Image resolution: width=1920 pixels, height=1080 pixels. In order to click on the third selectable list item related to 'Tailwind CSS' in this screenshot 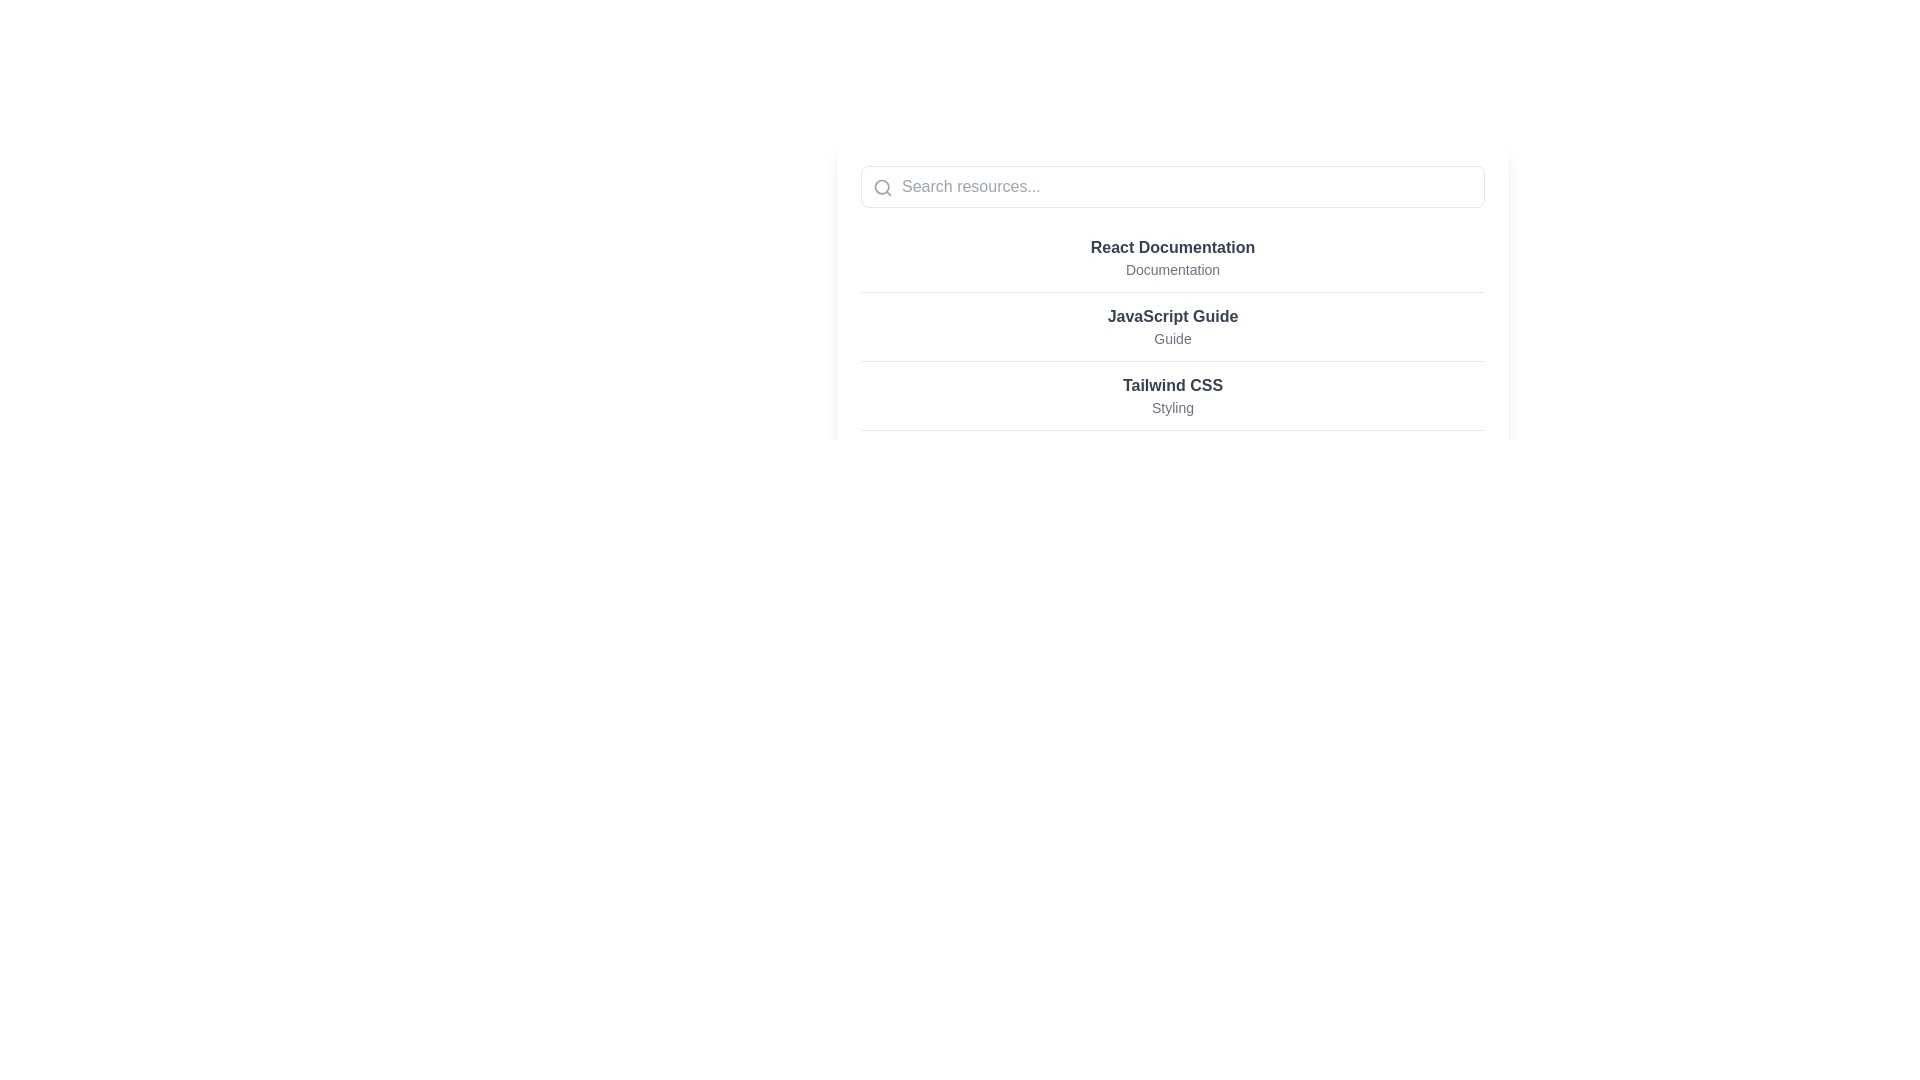, I will do `click(1172, 396)`.